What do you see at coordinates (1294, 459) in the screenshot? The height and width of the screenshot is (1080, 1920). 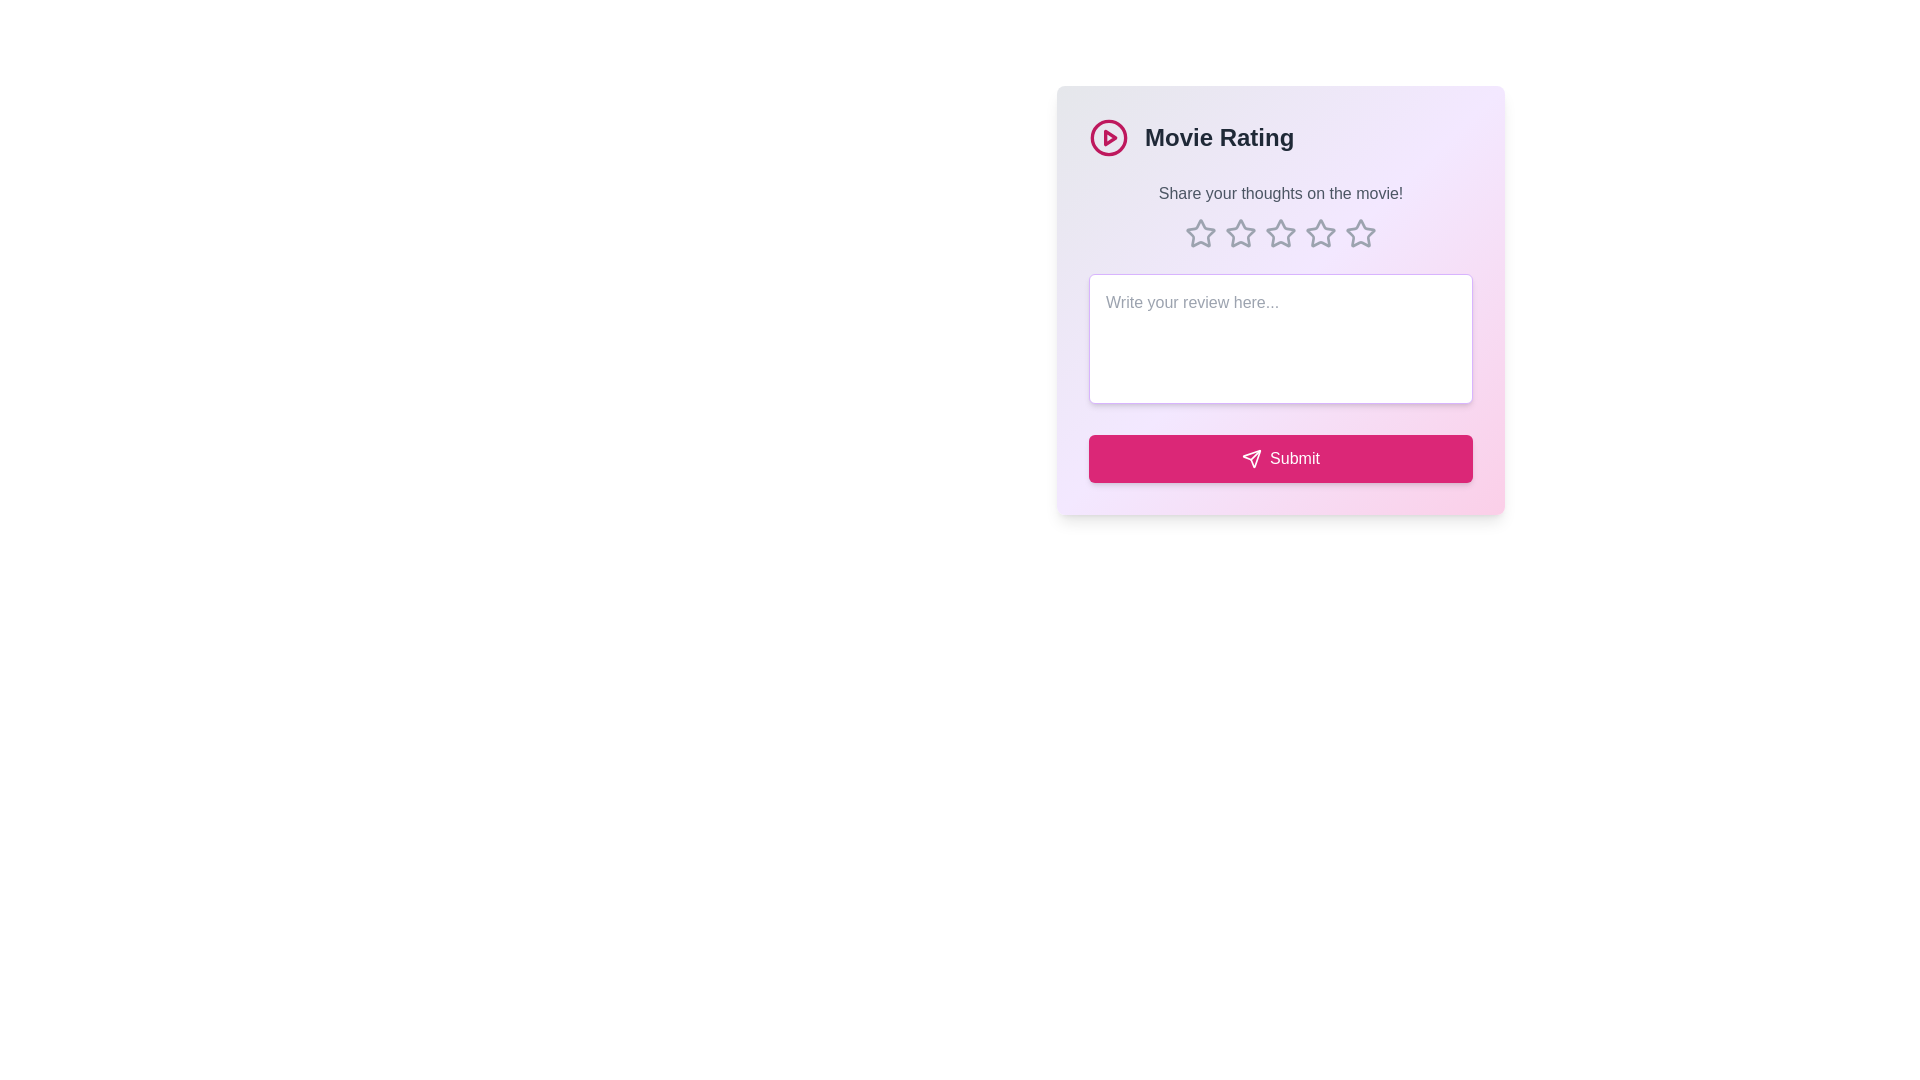 I see `the 'Submit' button located at the bottom center of the card, which is pink in color and includes a paper plane icon` at bounding box center [1294, 459].